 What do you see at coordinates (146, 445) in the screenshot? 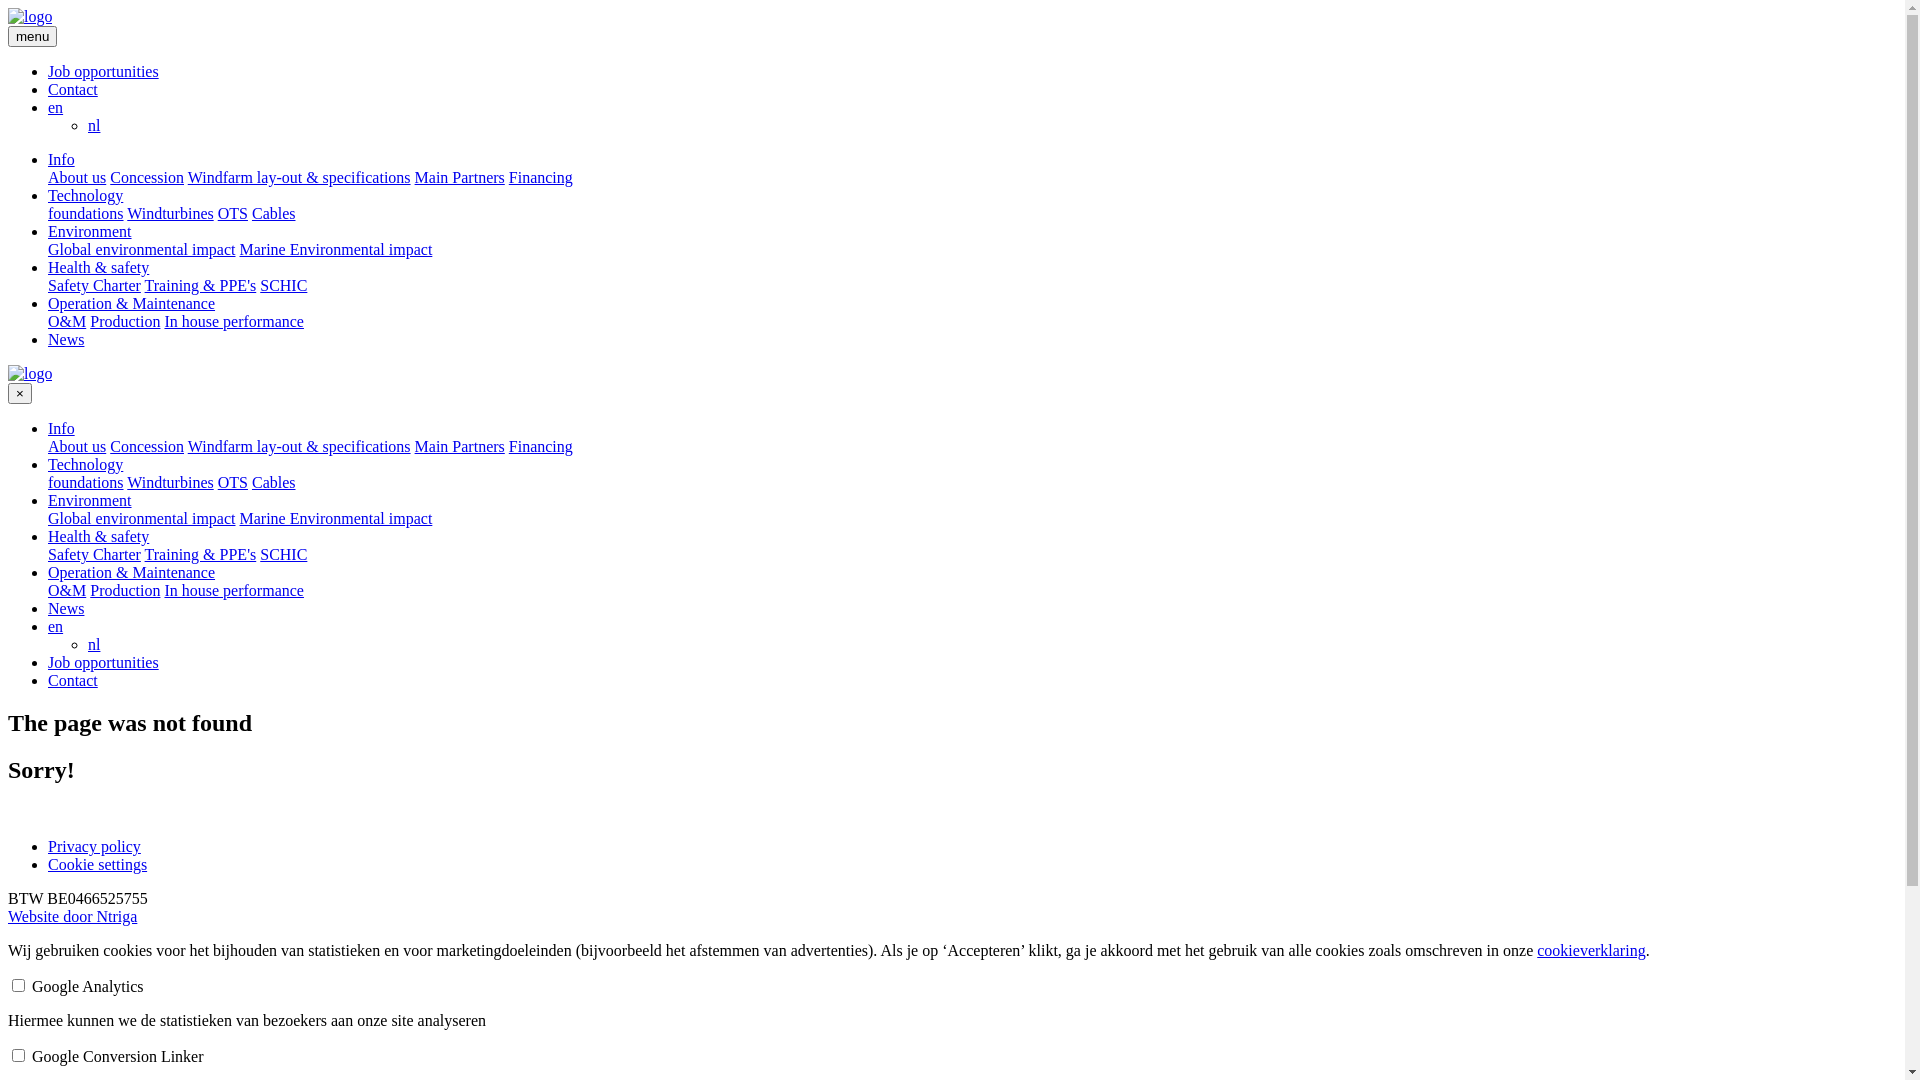
I see `'Concession'` at bounding box center [146, 445].